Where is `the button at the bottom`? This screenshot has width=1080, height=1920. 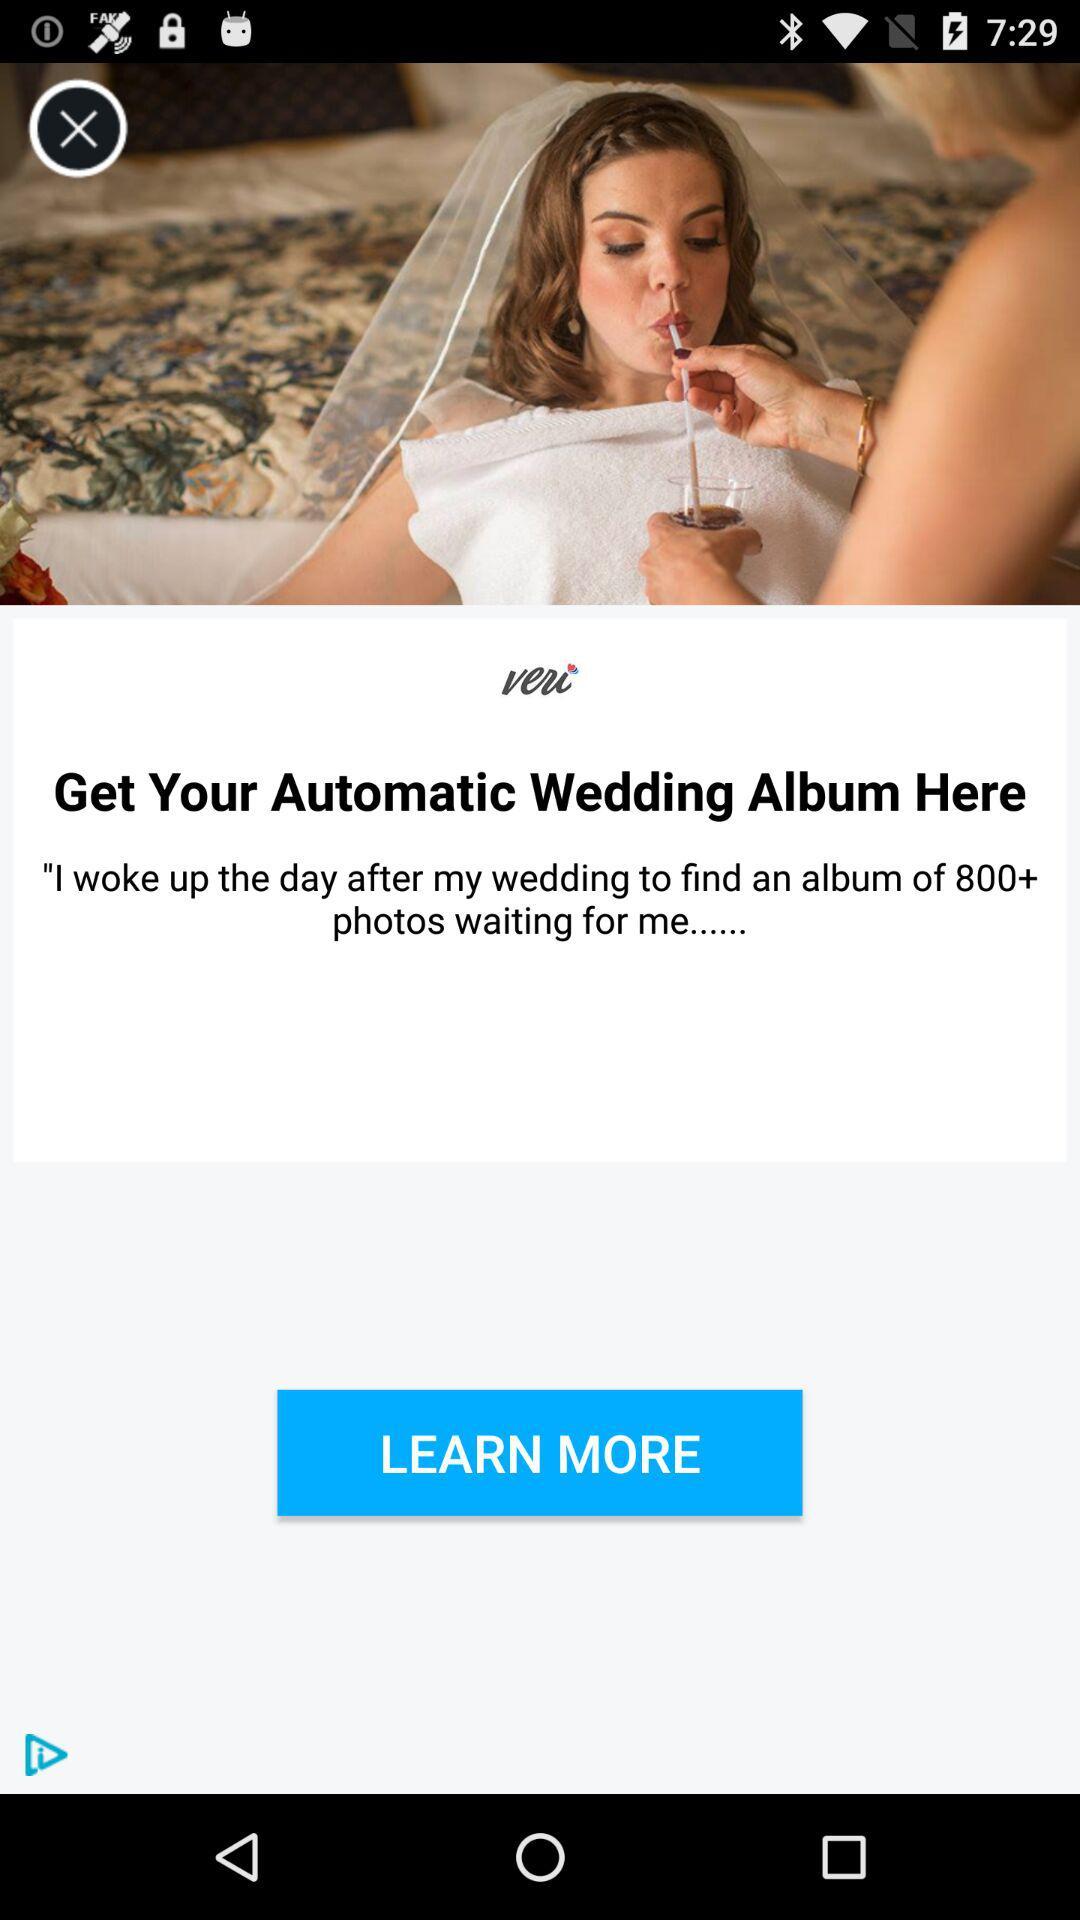
the button at the bottom is located at coordinates (540, 1452).